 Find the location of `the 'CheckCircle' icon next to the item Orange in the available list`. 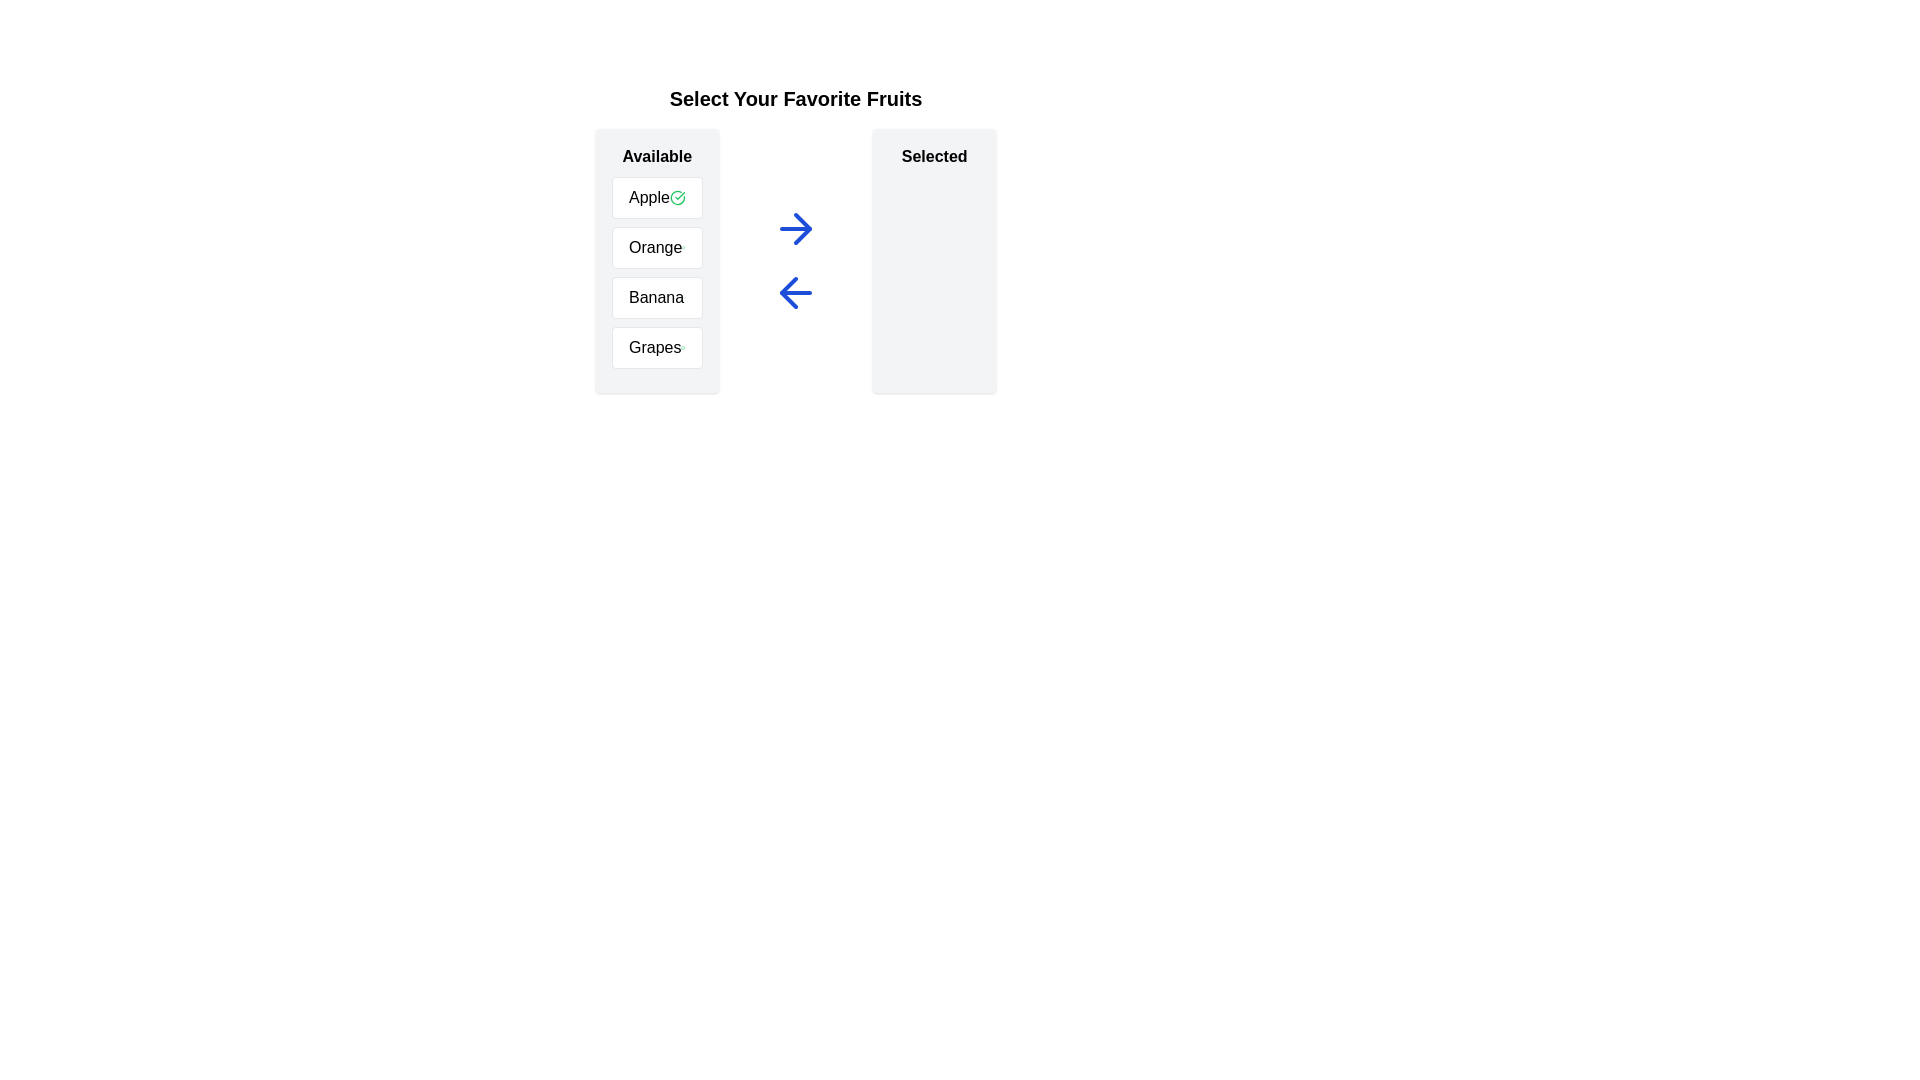

the 'CheckCircle' icon next to the item Orange in the available list is located at coordinates (684, 246).